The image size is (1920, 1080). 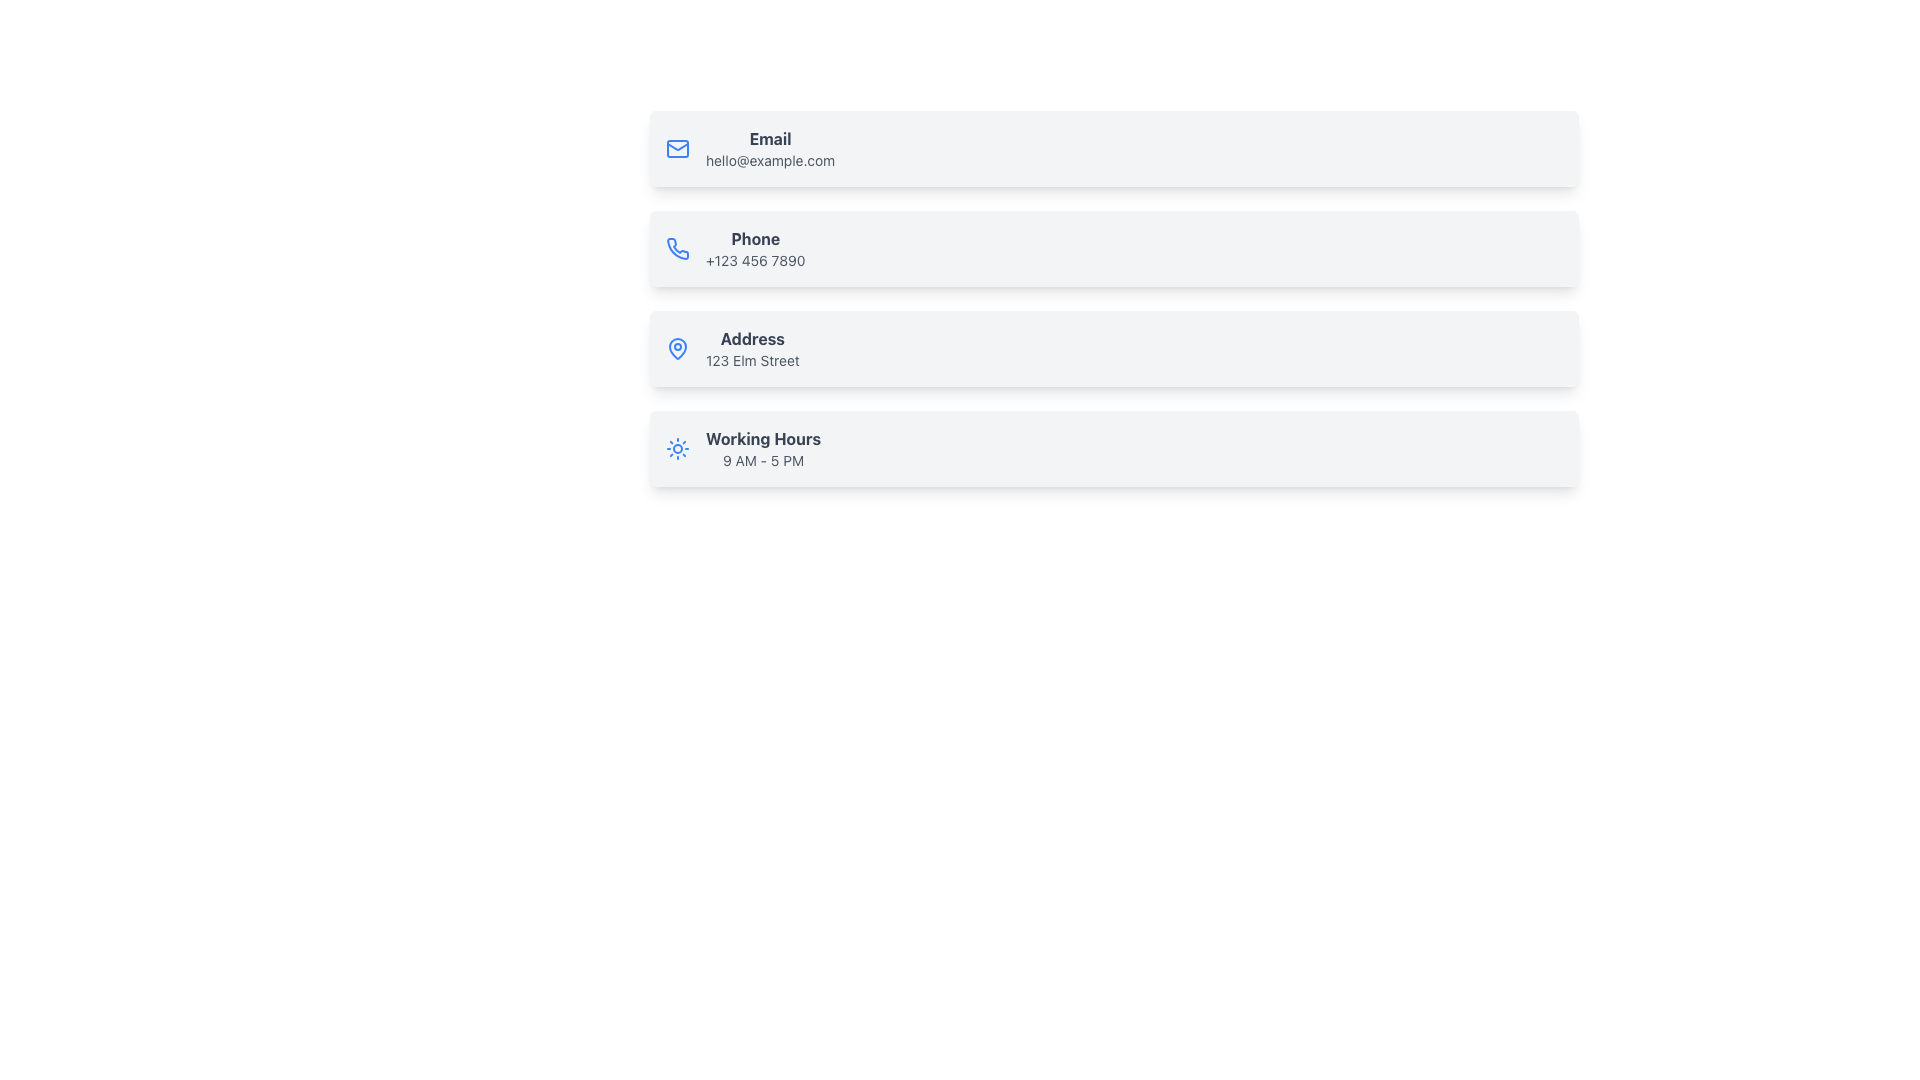 I want to click on the rectangular, rounded-corner icon styled as a graphical envelope, located to the left of the 'Email' text in the contact information list, so click(x=677, y=148).